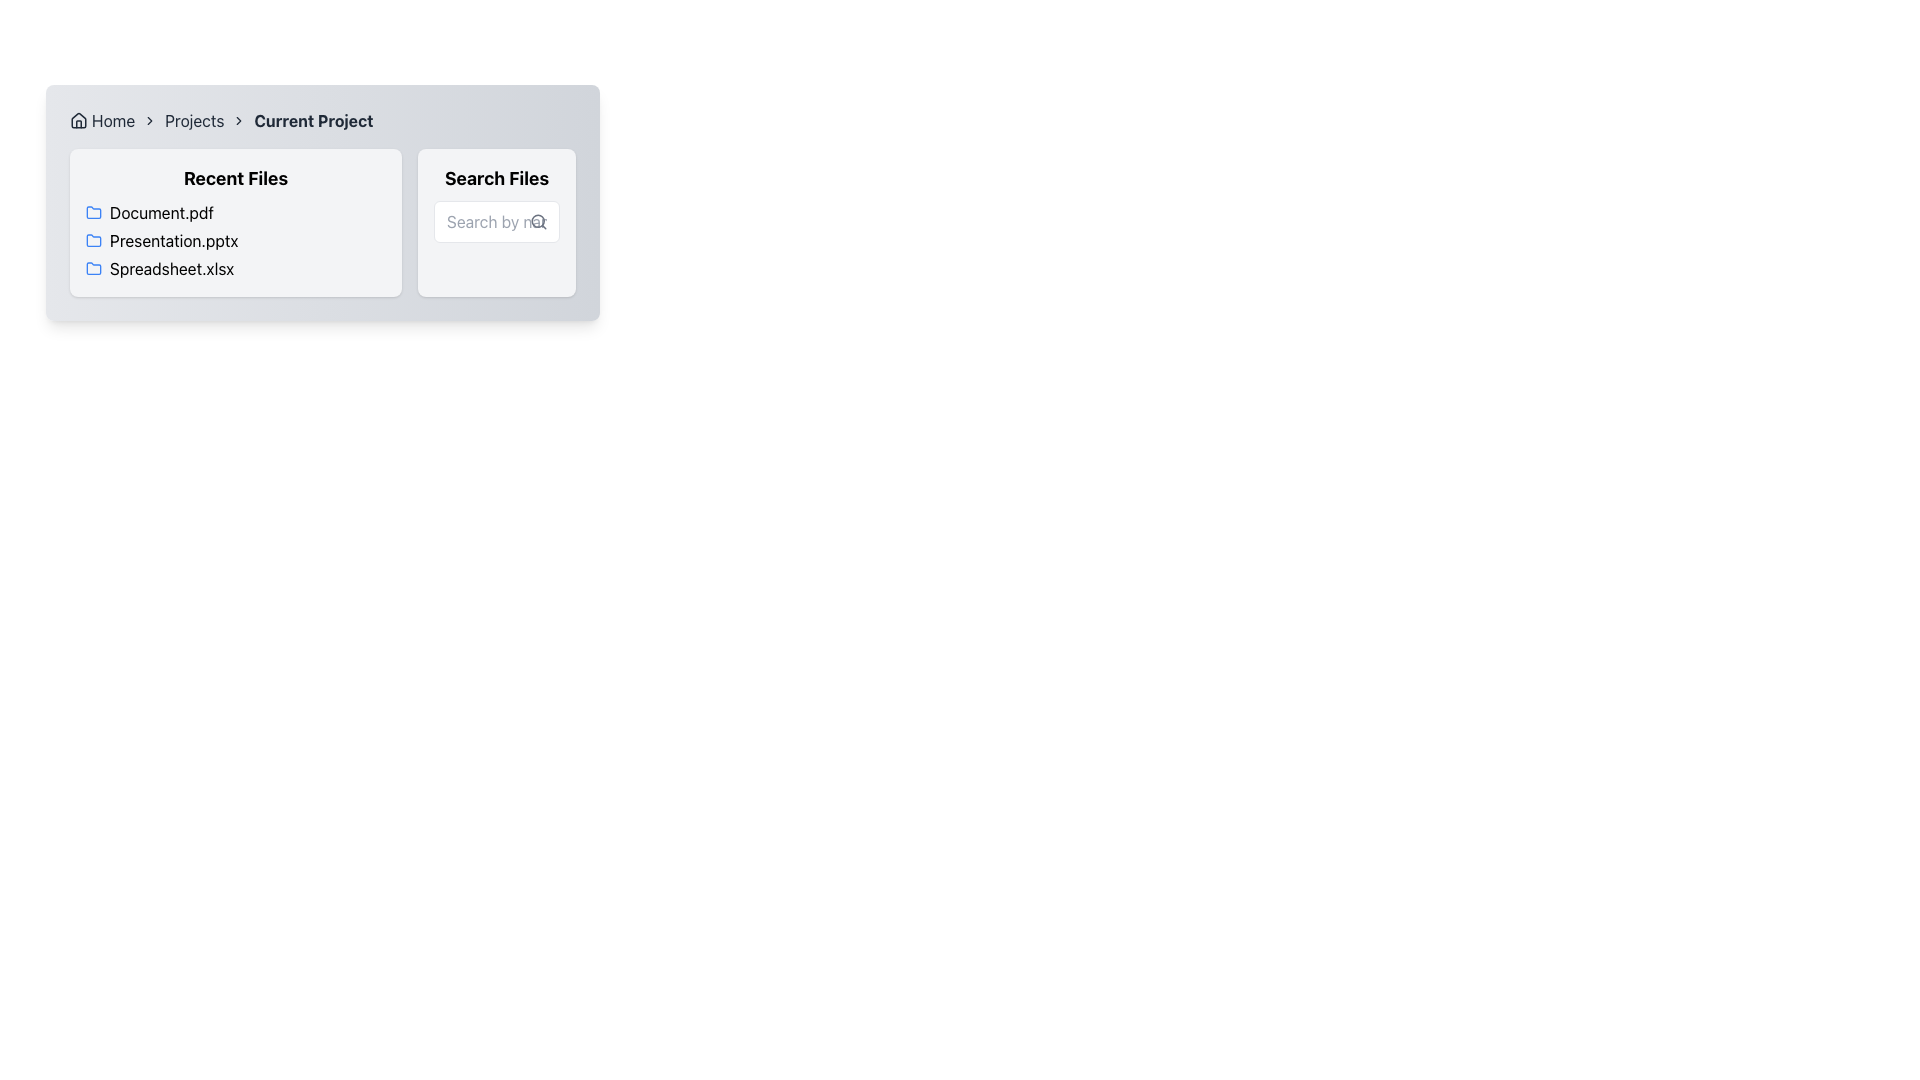 The height and width of the screenshot is (1080, 1920). Describe the element at coordinates (497, 177) in the screenshot. I see `the text label 'Search Files', which is located above the search input field and positioned to the right of the 'Recent Files' section` at that location.